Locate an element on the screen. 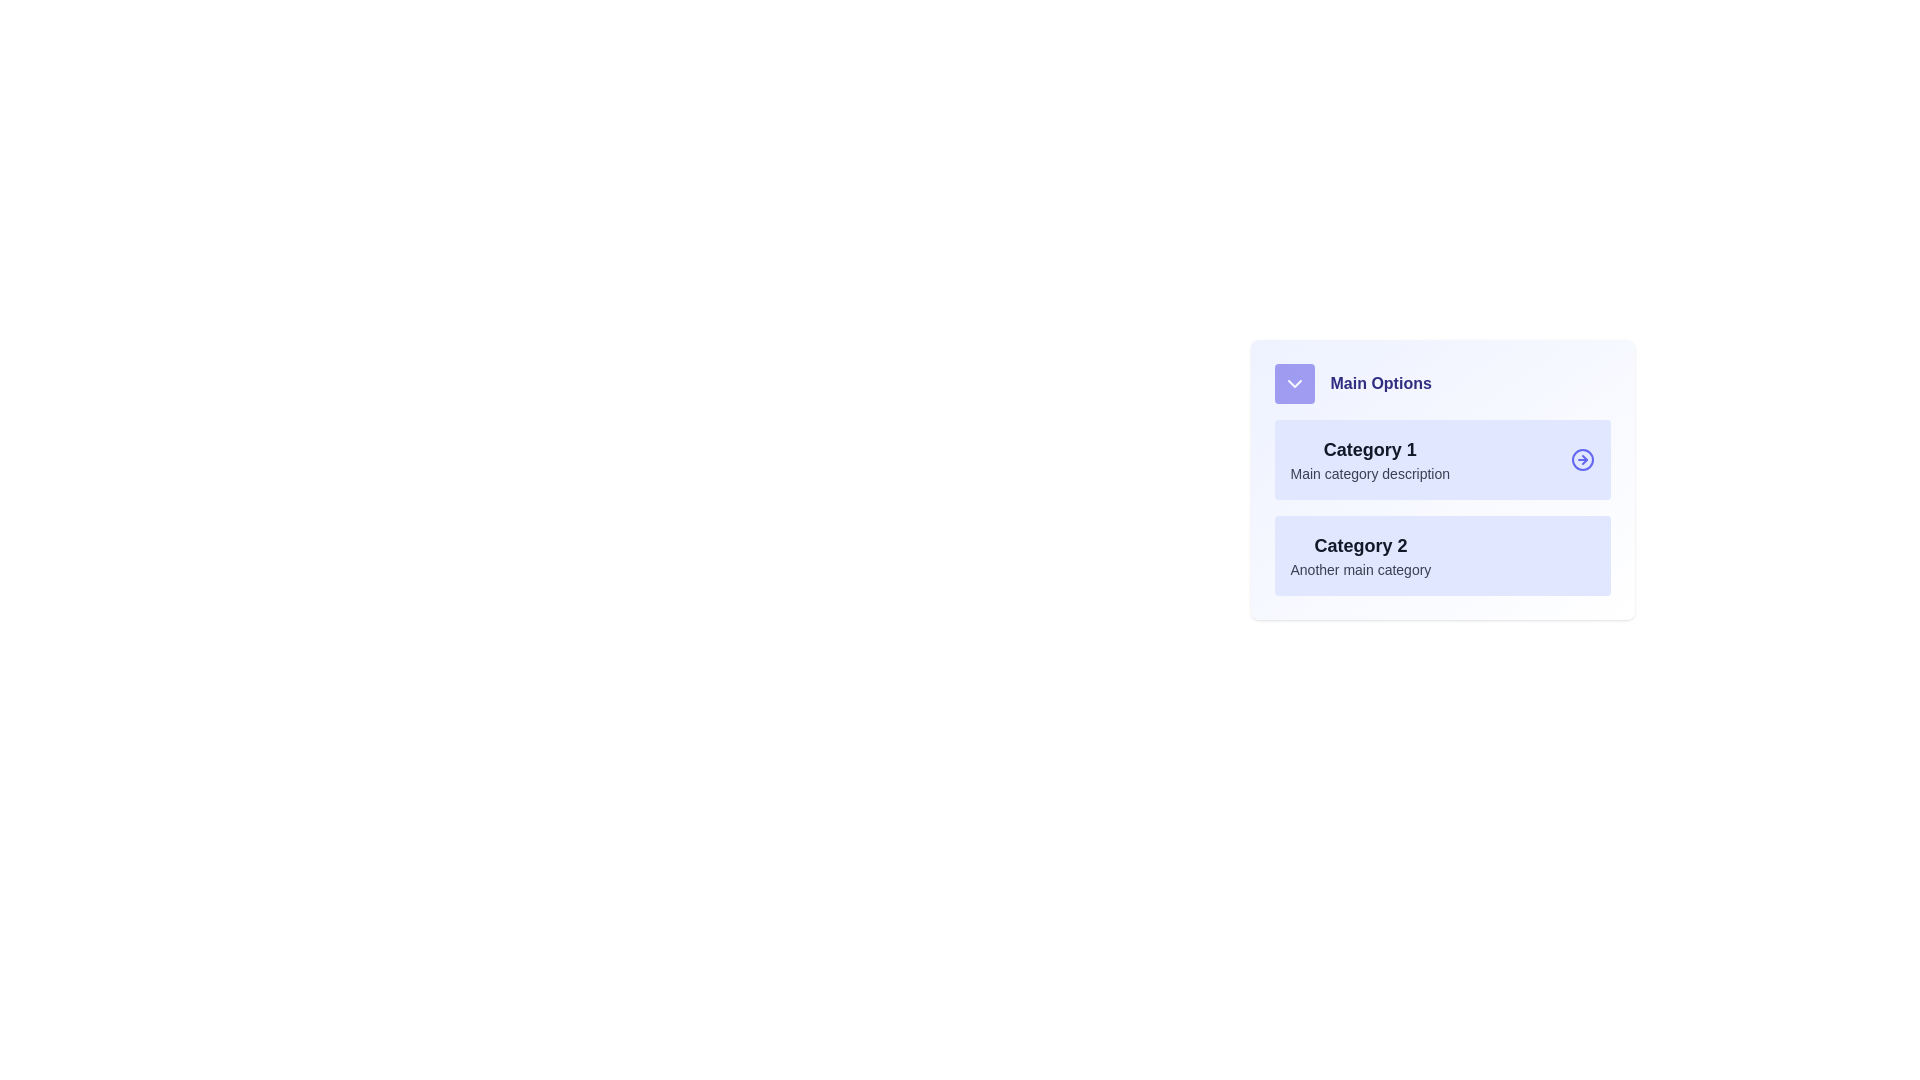 The height and width of the screenshot is (1080, 1920). the chevron icon located at the top right of the 'Main Options' section is located at coordinates (1294, 384).